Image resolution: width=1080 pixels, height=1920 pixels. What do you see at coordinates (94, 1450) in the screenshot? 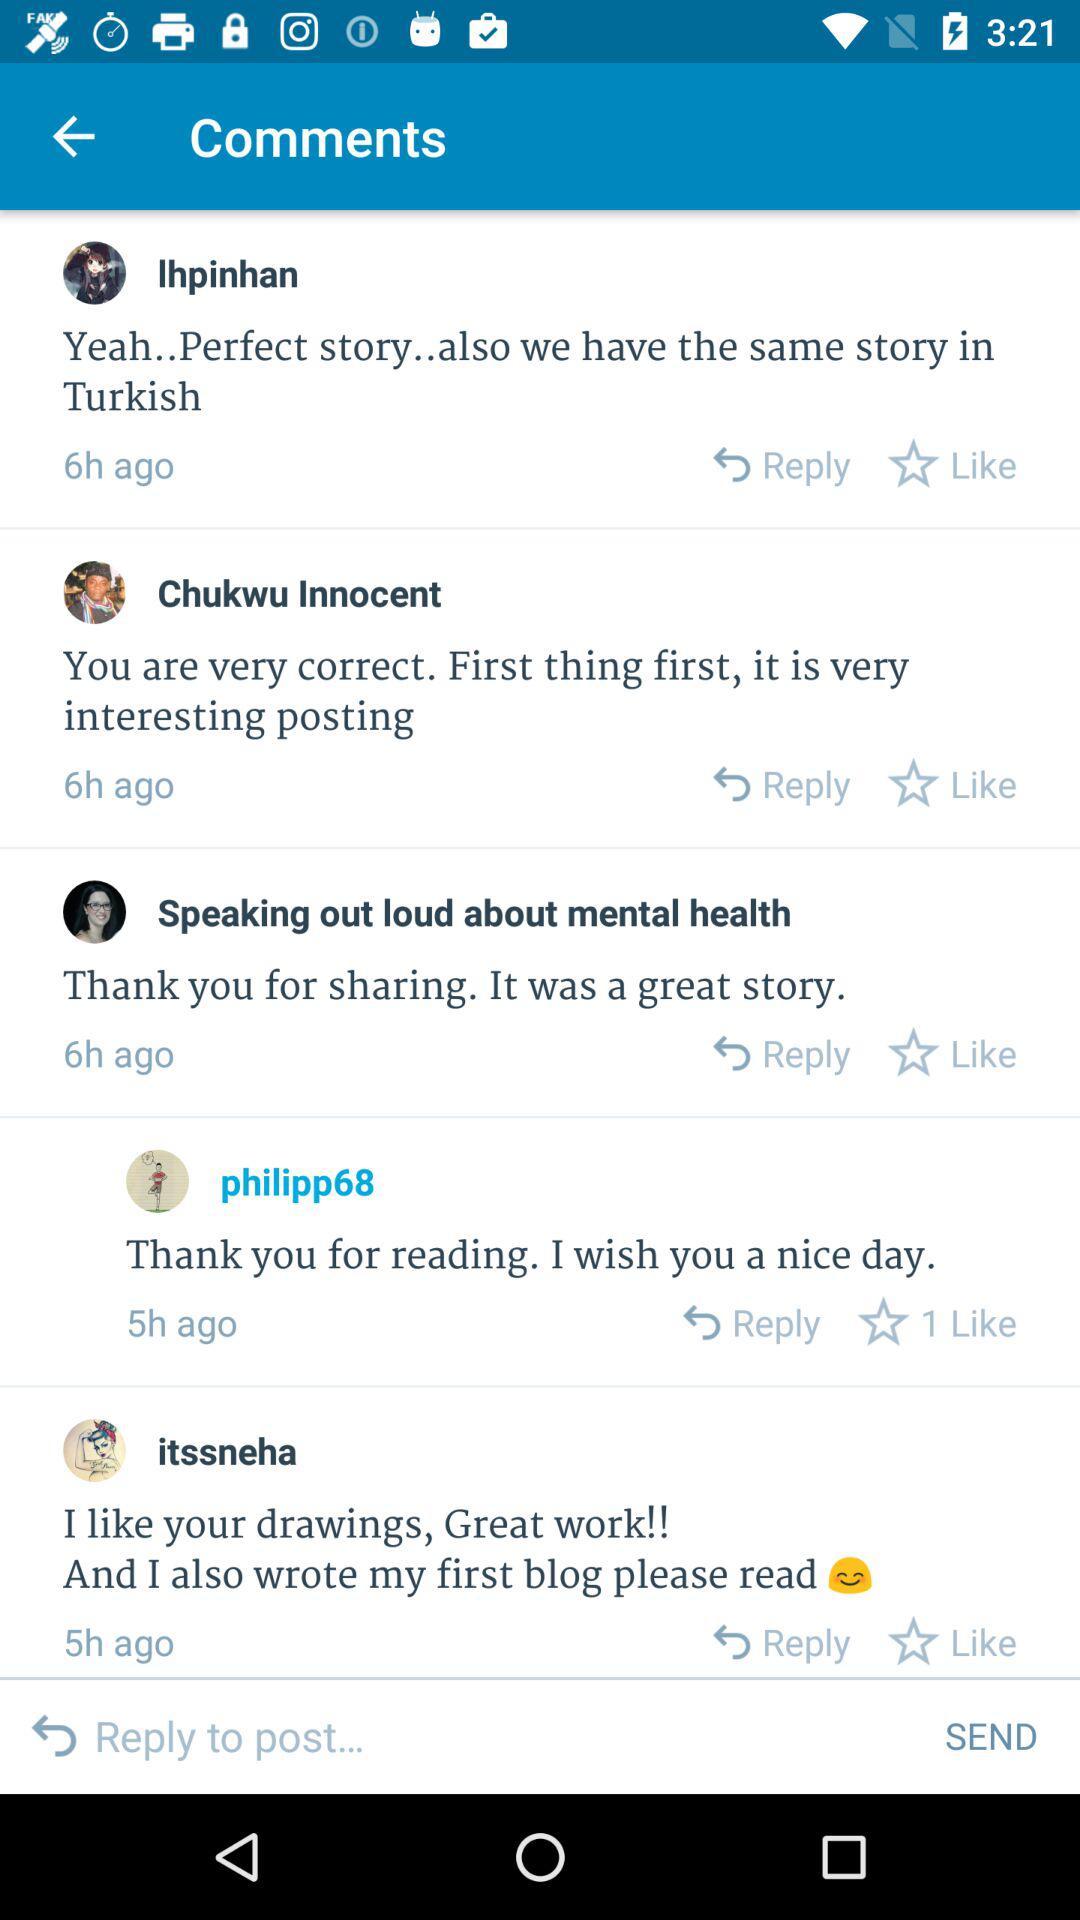
I see `profile` at bounding box center [94, 1450].